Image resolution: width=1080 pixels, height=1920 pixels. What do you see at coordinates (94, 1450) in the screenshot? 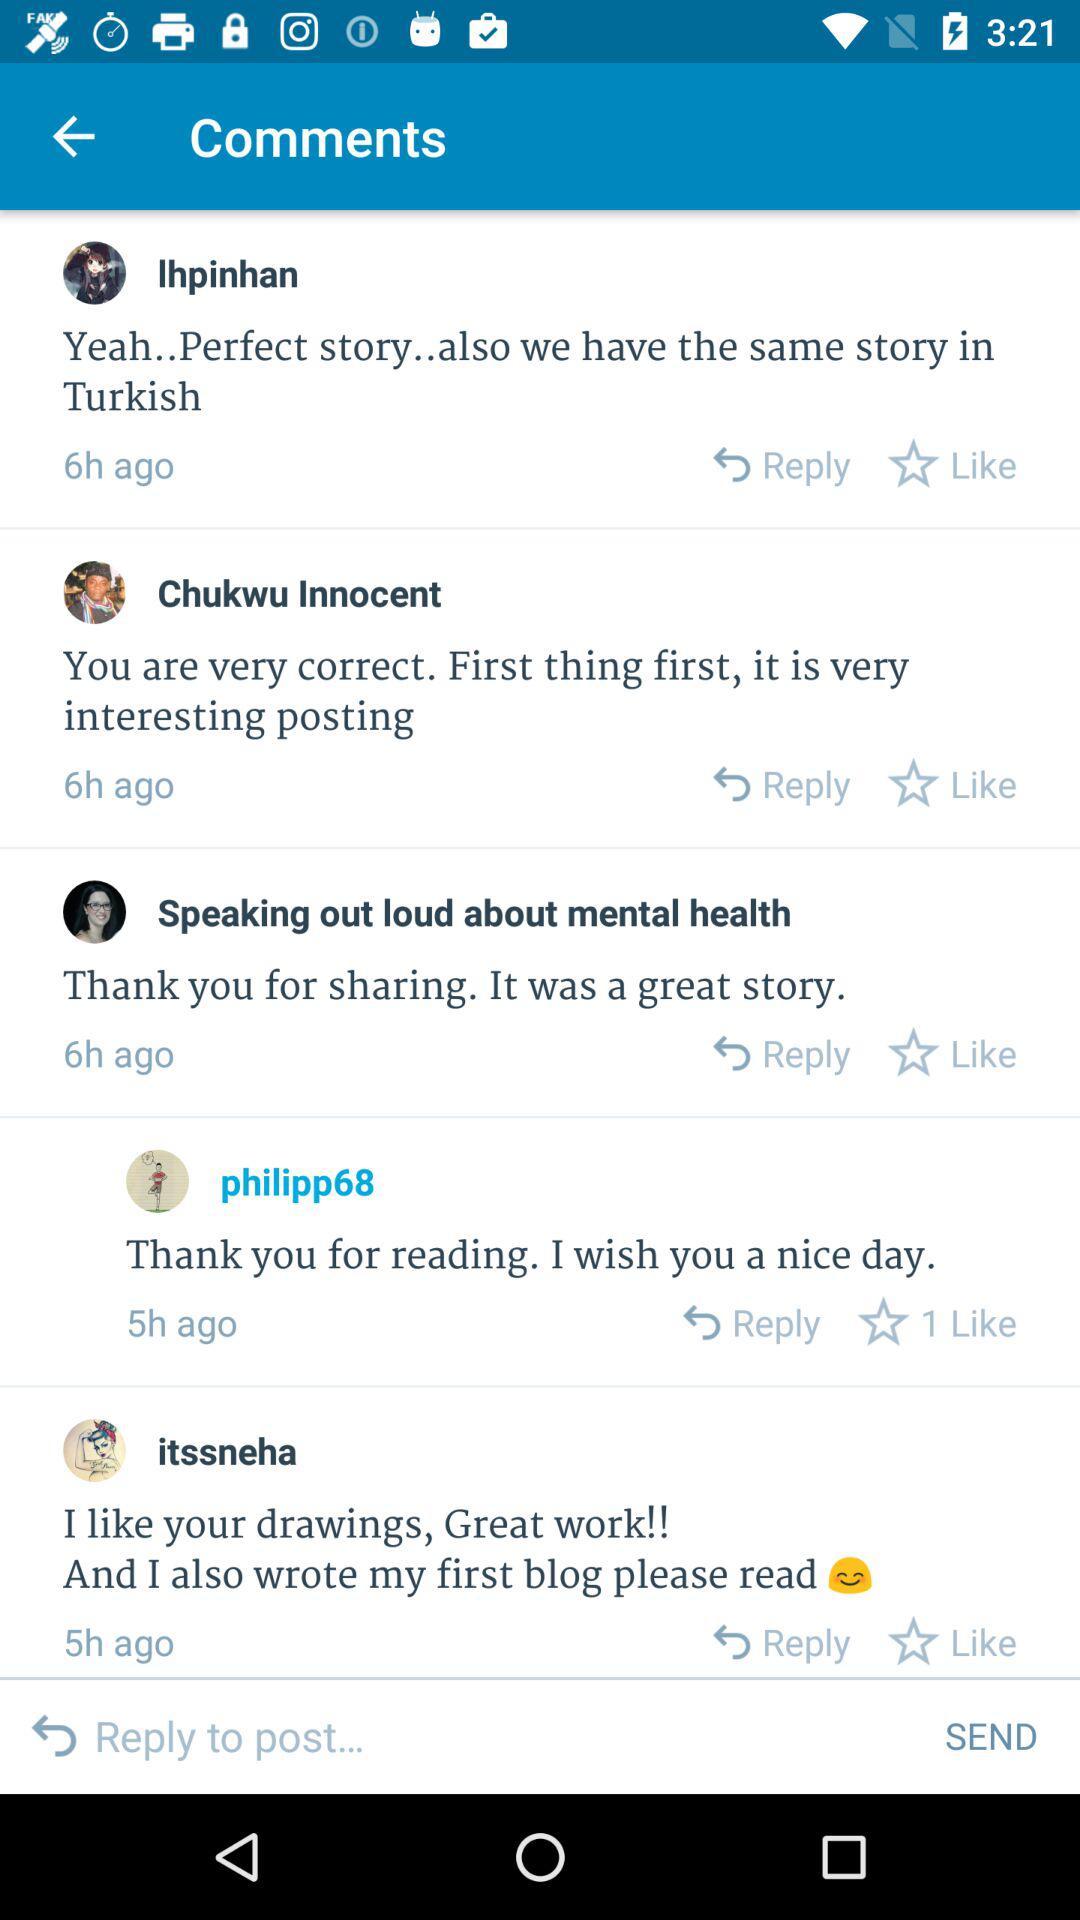
I see `profile` at bounding box center [94, 1450].